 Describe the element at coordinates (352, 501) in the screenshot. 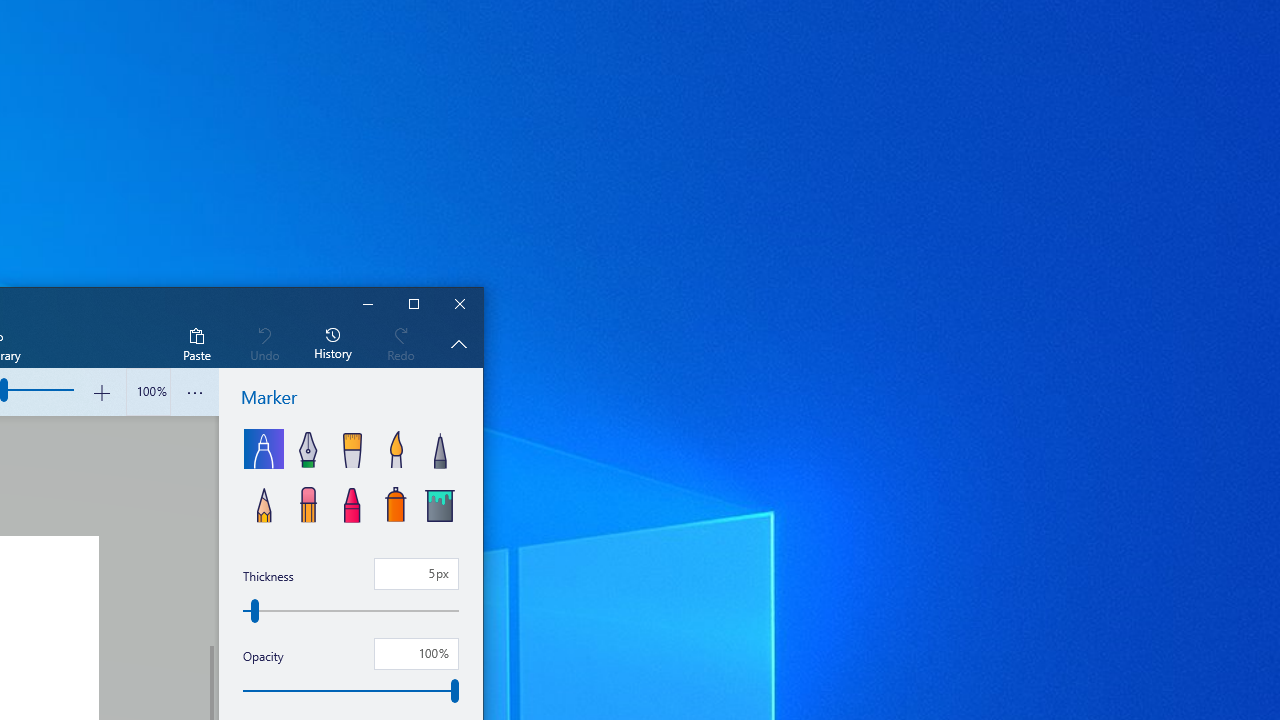

I see `'Crayon'` at that location.